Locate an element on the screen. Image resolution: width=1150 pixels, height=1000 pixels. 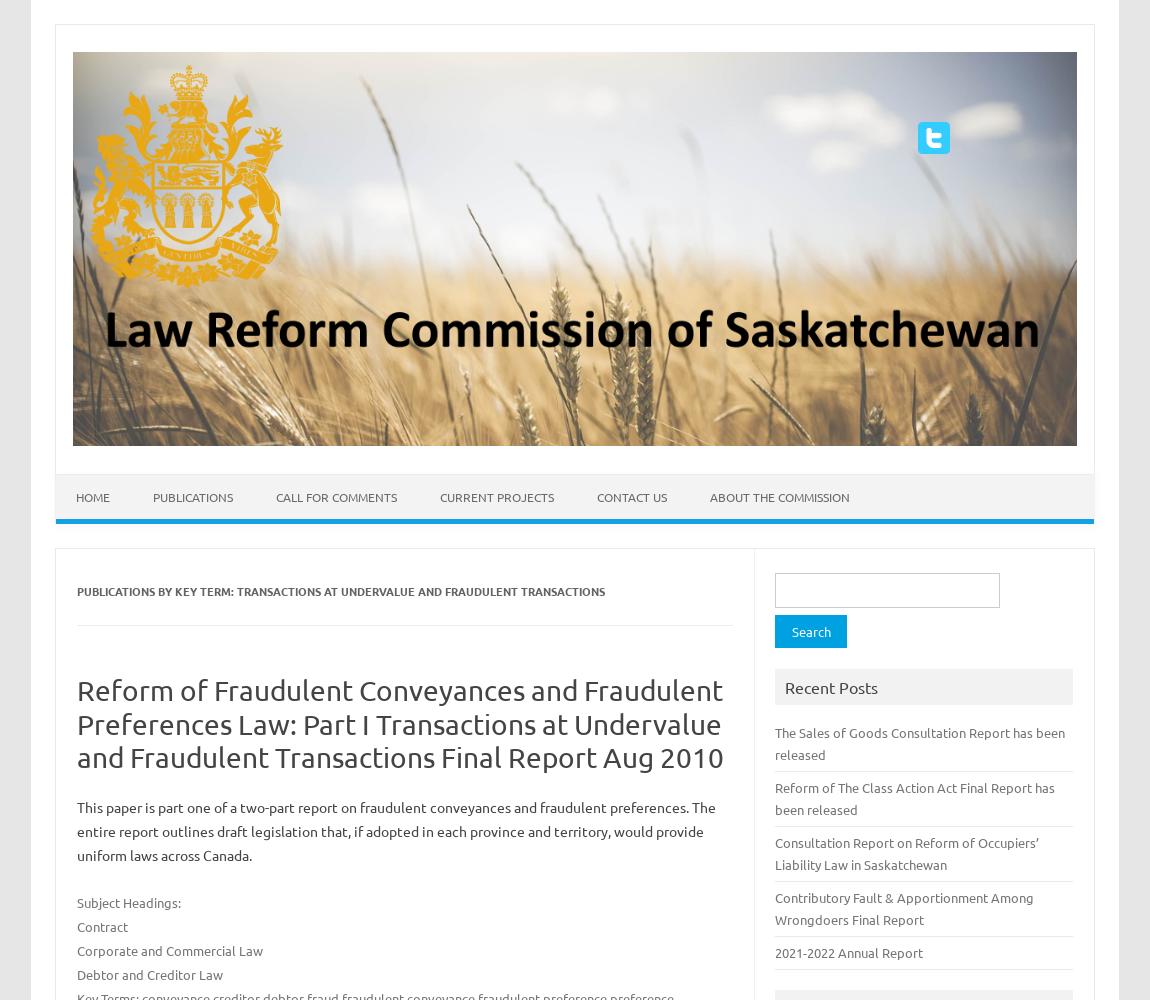
'This paper is part one of a two-part report on fraudulent conveyances and fraudulent preferences. The entire report outlines draft legislation that, if adopted in each province and territory, would provide uniform laws across Canada.' is located at coordinates (395, 829).